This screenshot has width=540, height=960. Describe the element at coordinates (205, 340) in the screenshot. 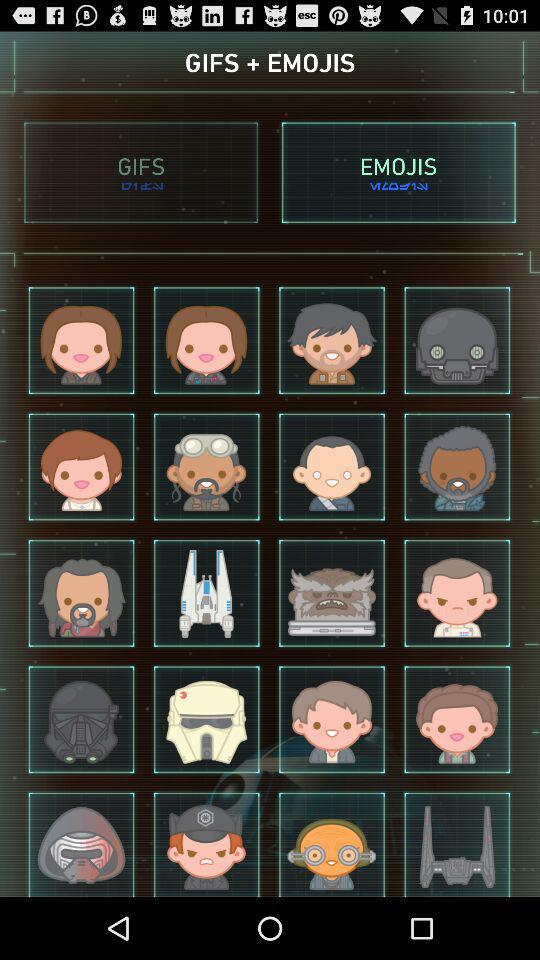

I see `the image which is second in the first row` at that location.